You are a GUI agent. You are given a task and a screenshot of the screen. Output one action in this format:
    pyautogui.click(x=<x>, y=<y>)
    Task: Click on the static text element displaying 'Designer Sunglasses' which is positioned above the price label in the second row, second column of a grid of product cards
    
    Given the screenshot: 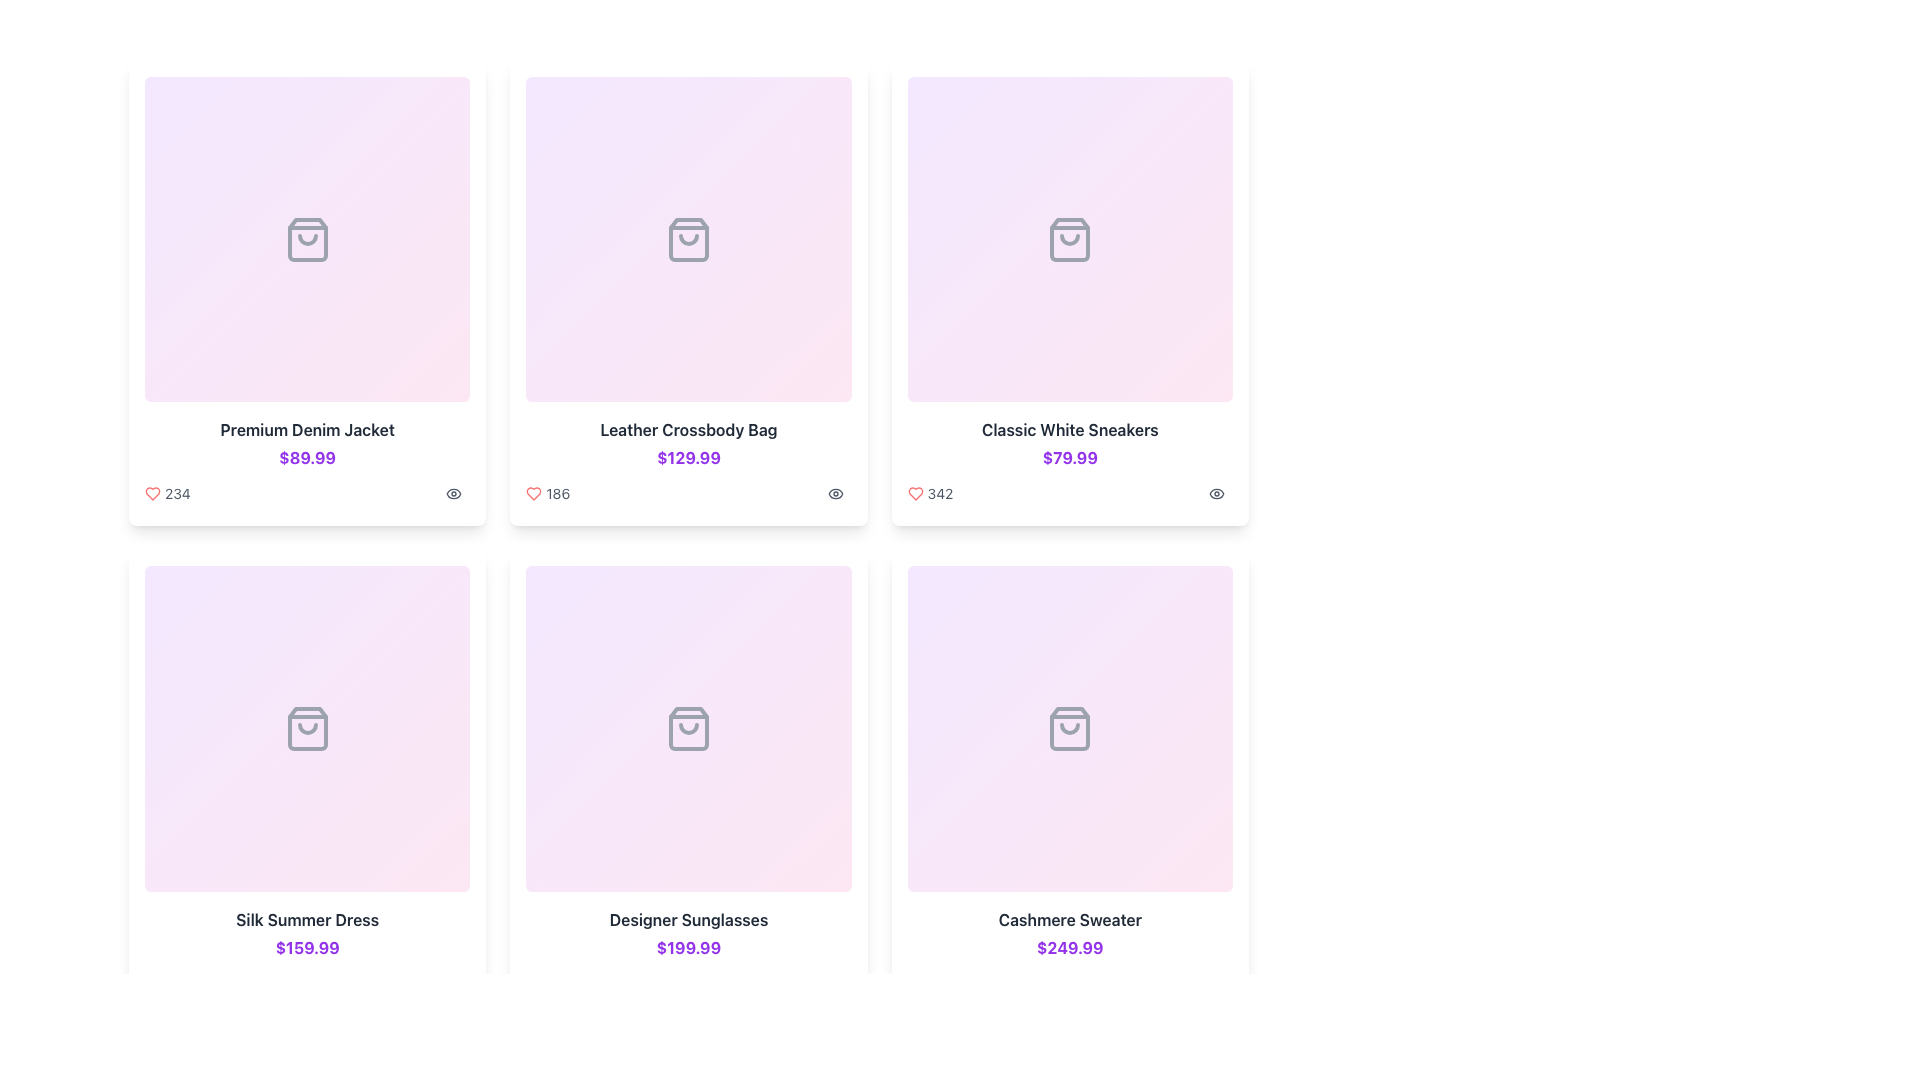 What is the action you would take?
    pyautogui.click(x=688, y=919)
    